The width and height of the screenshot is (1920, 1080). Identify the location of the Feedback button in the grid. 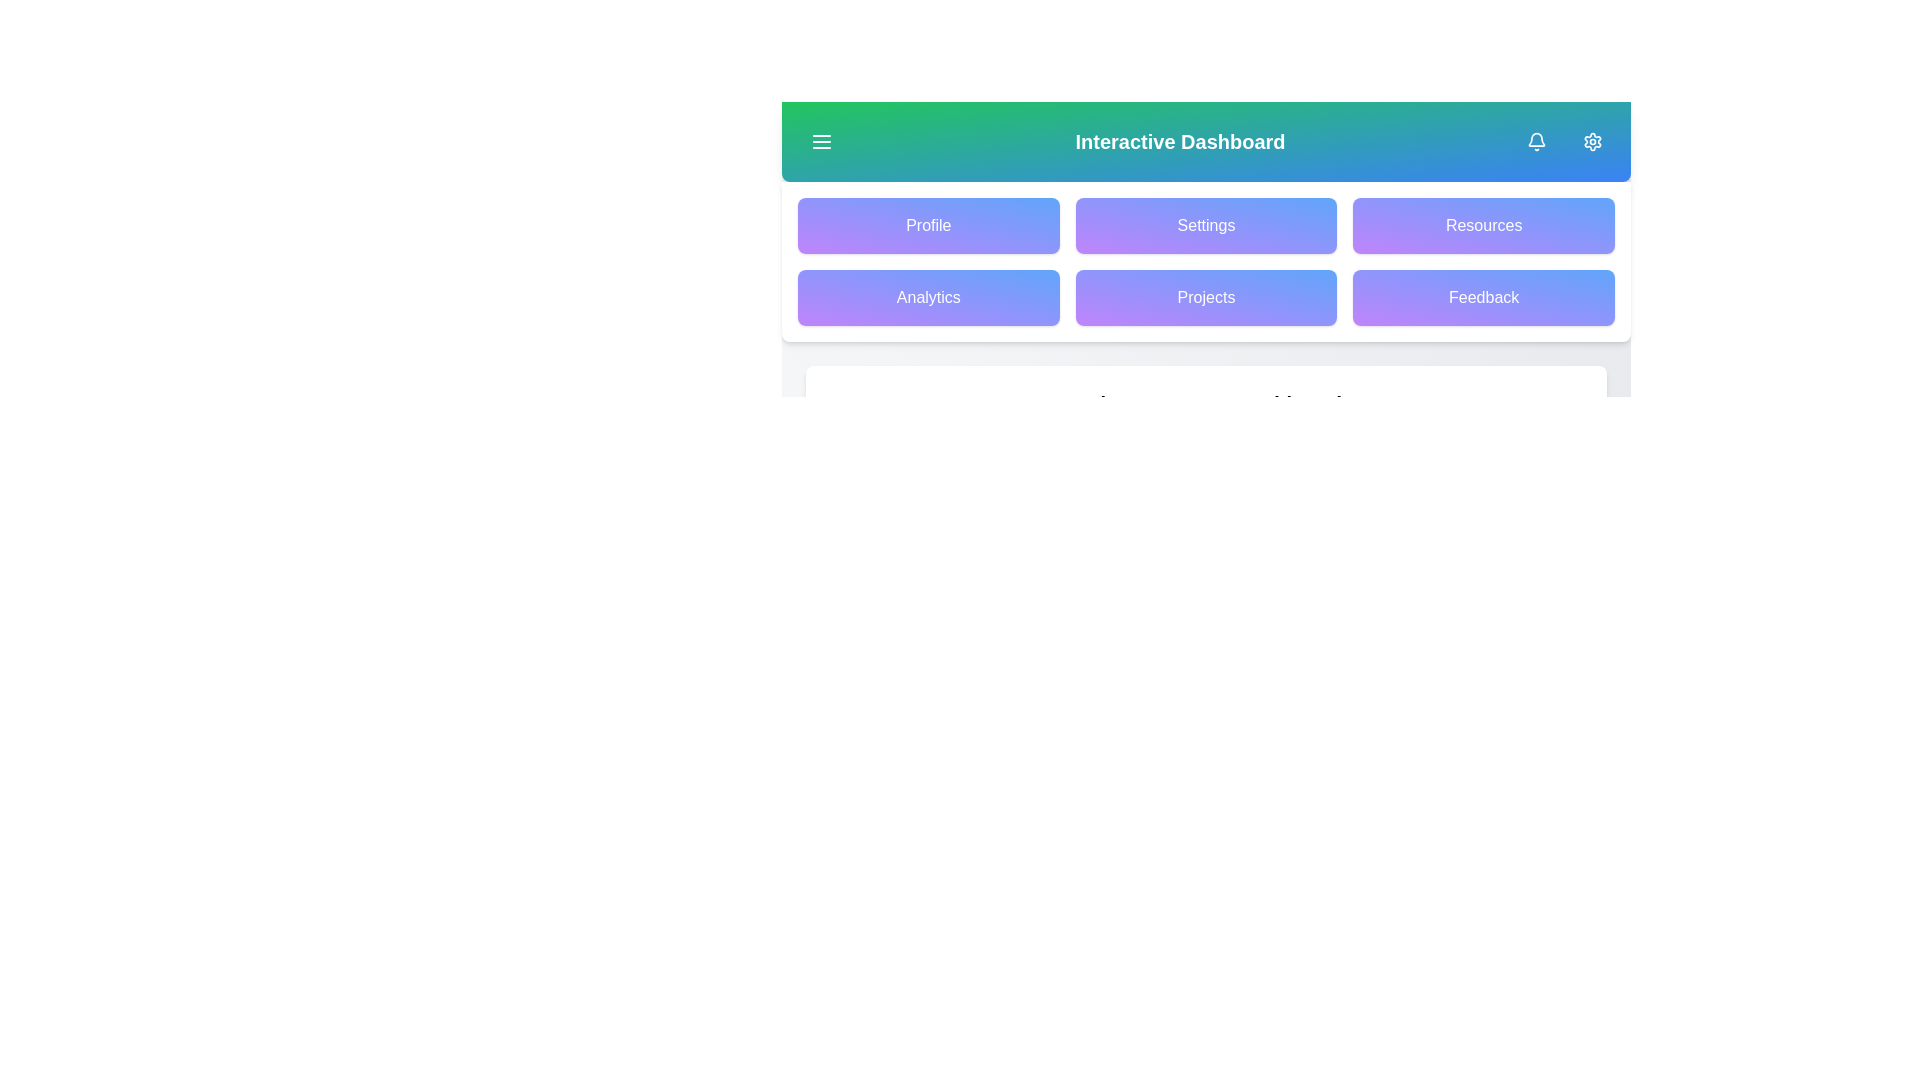
(1484, 297).